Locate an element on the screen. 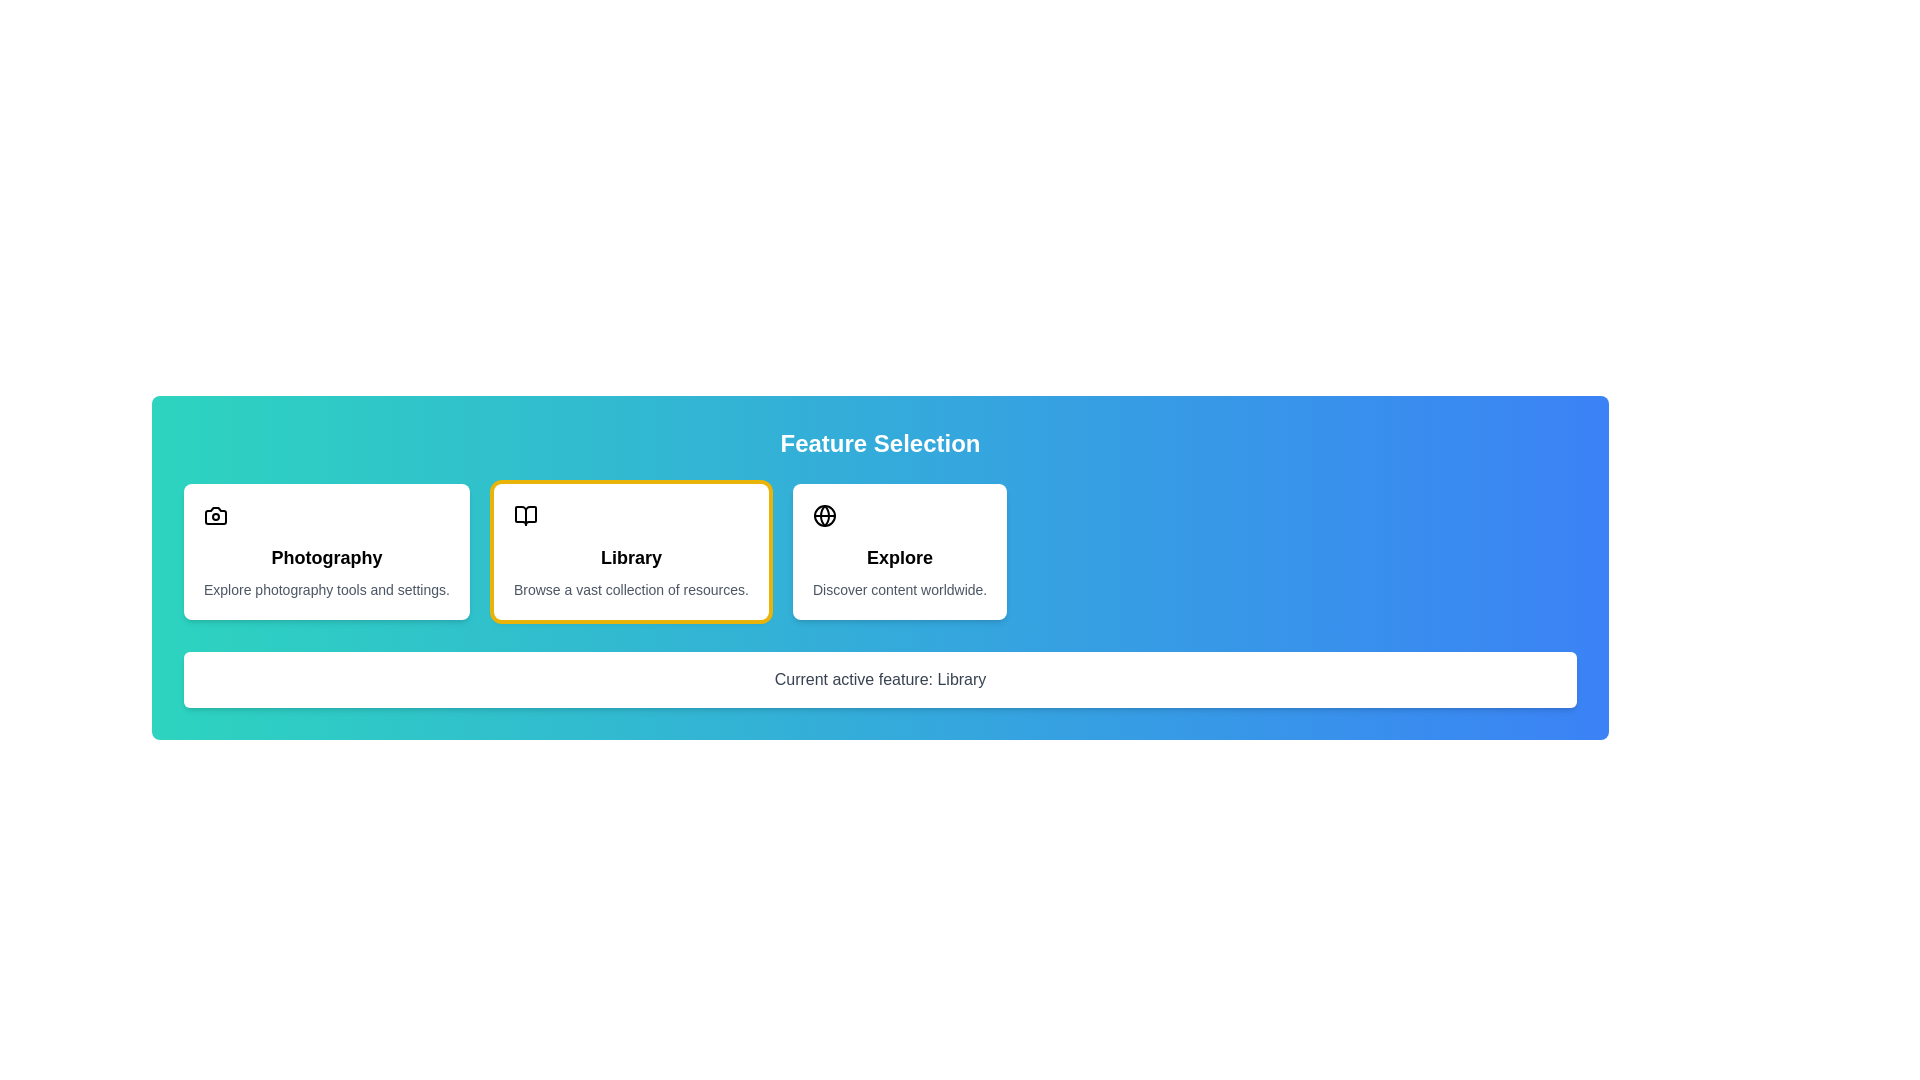 Image resolution: width=1920 pixels, height=1080 pixels. the icon located in the top right corner of the 'Explore' card is located at coordinates (825, 515).